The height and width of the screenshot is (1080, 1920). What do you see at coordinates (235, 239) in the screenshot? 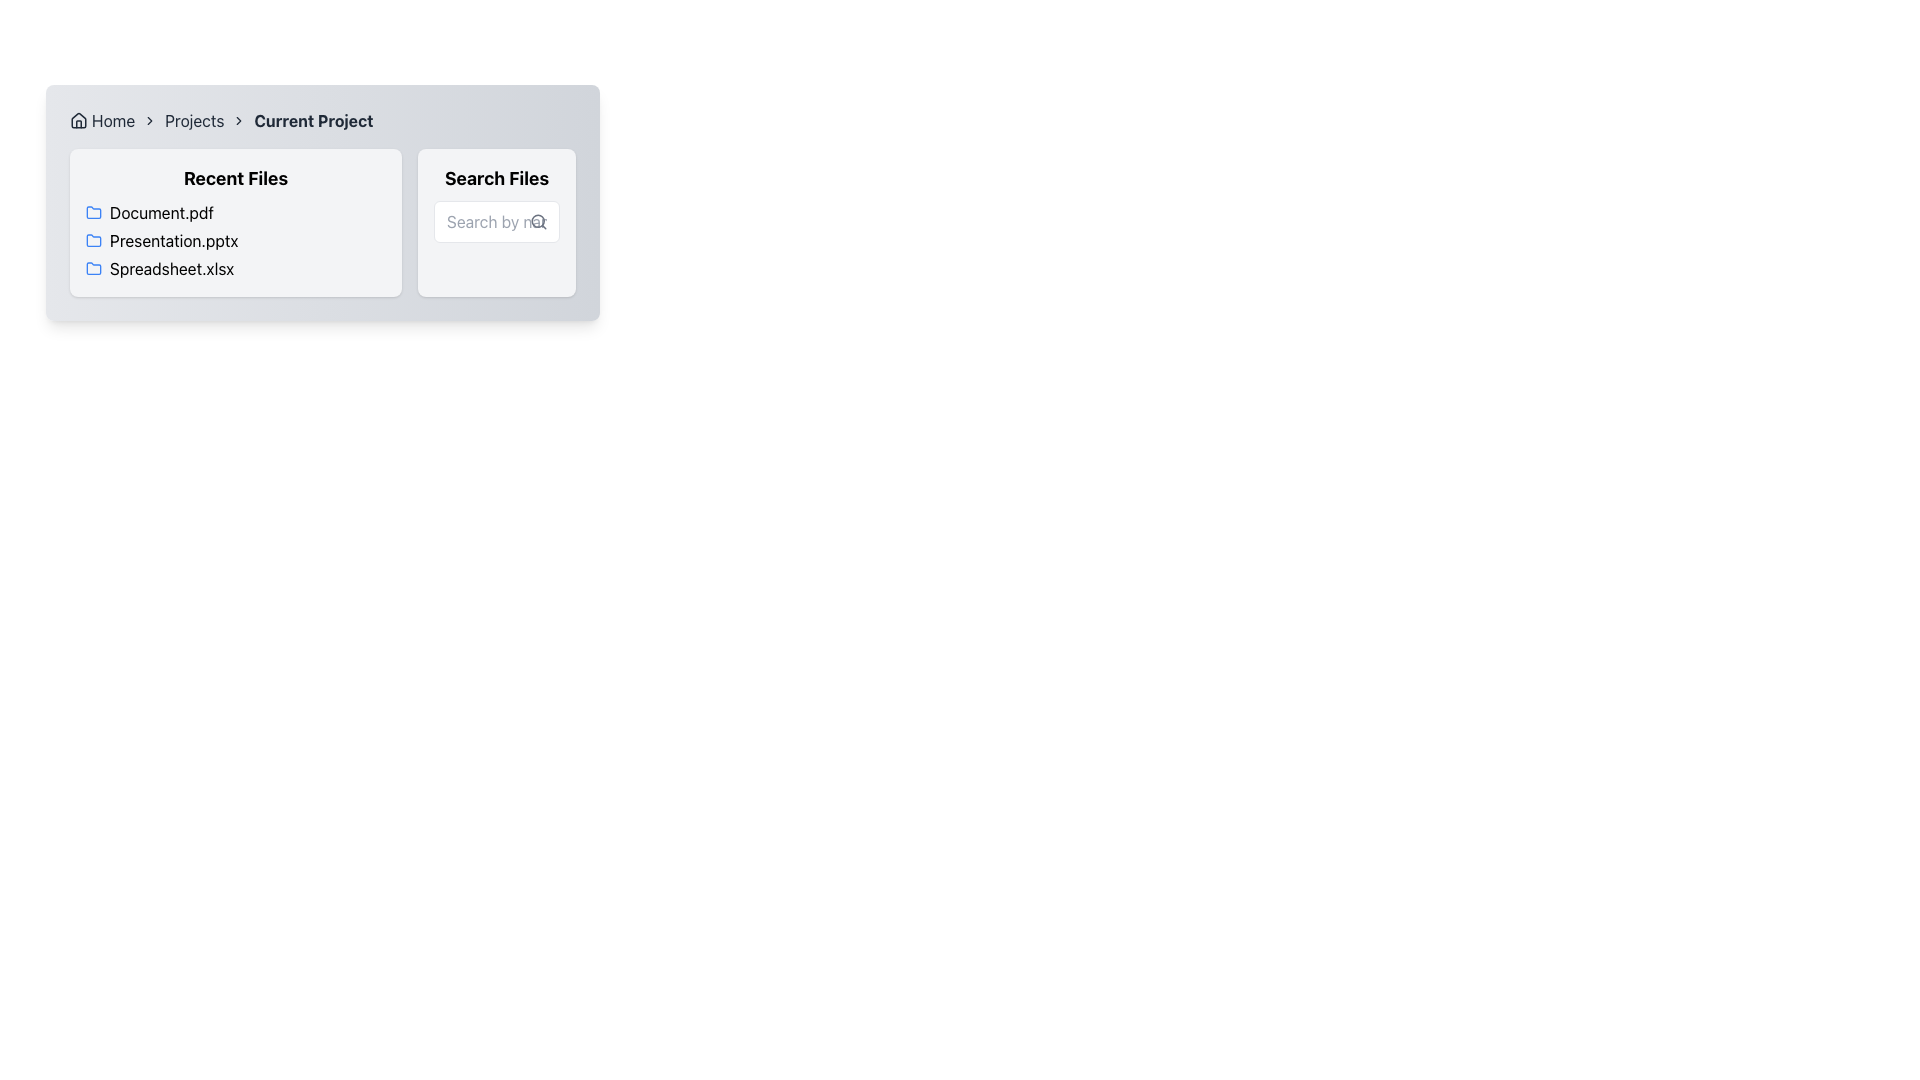
I see `the text label 'Presentation.pptx' in the second row of the 'Recent Files' list` at bounding box center [235, 239].